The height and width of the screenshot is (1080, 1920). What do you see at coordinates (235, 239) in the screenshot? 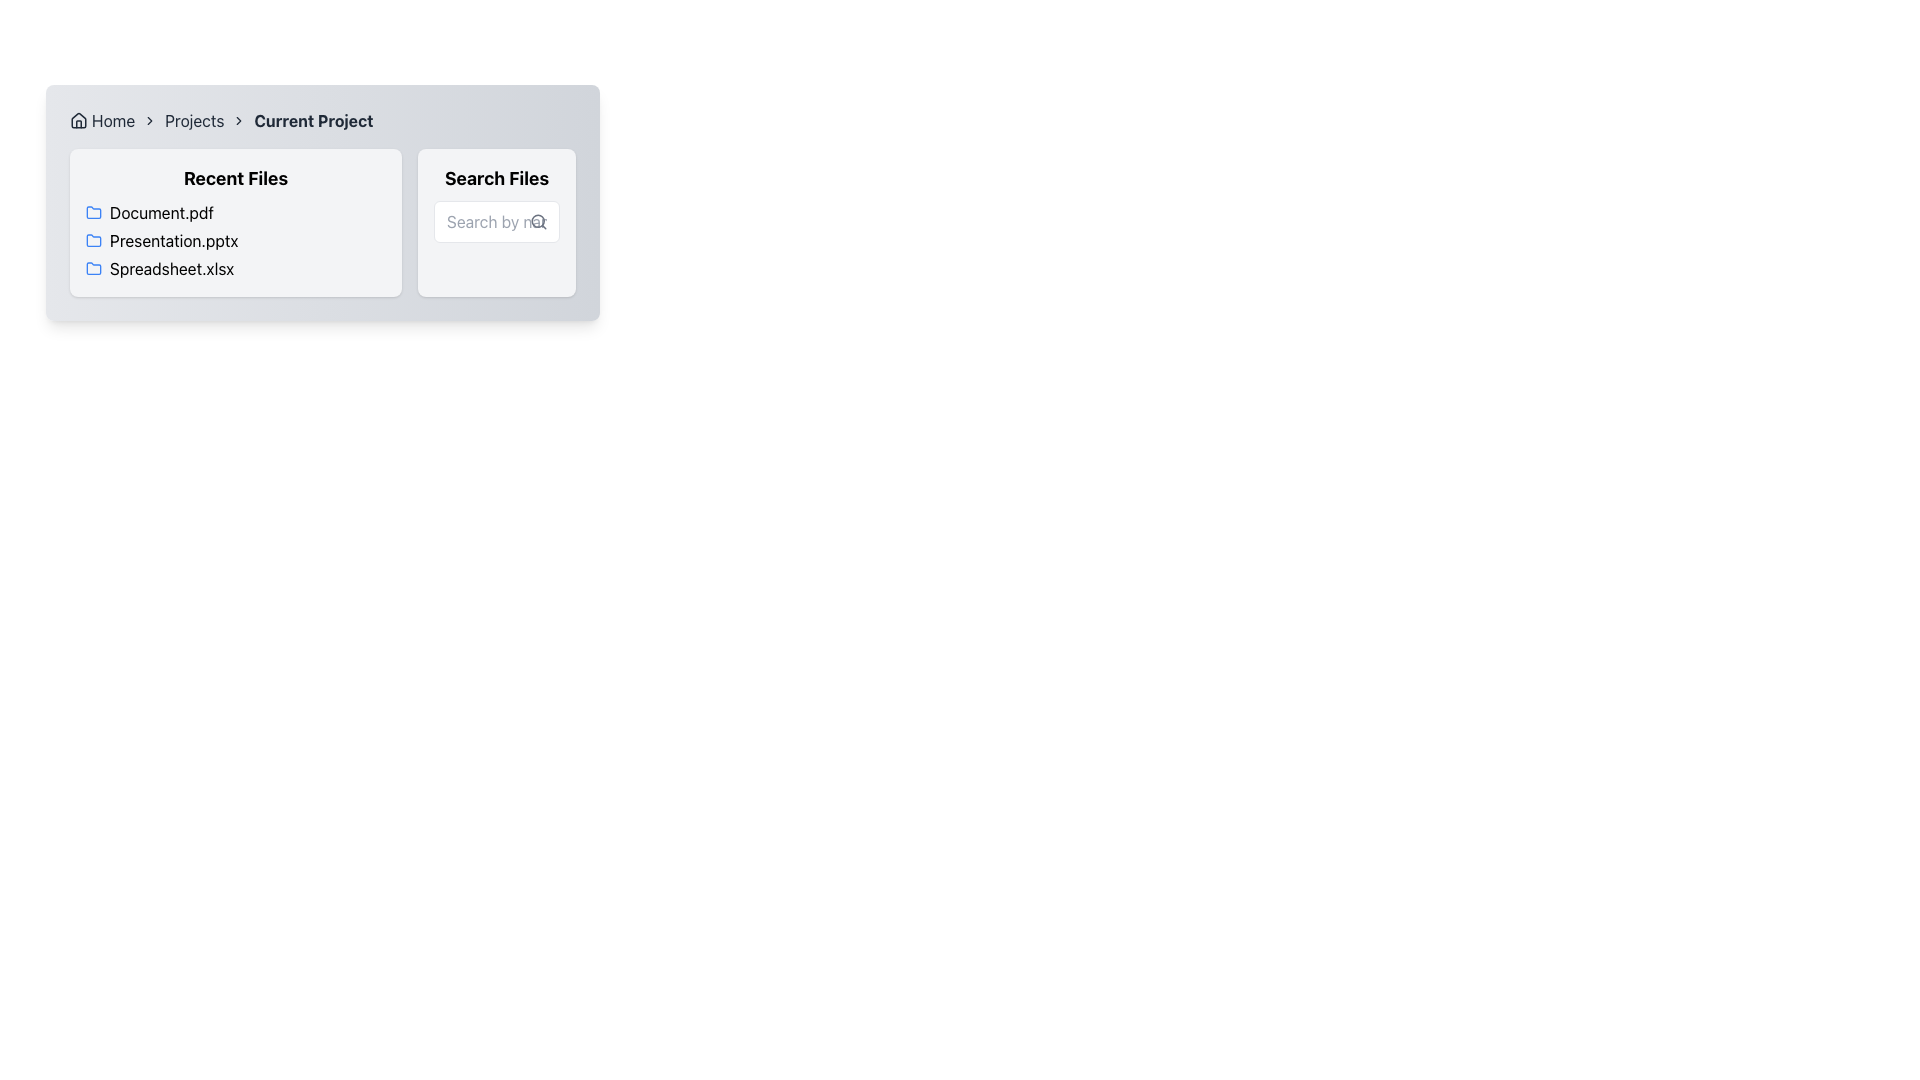
I see `the text label 'Presentation.pptx' in the second row of the 'Recent Files' list` at bounding box center [235, 239].